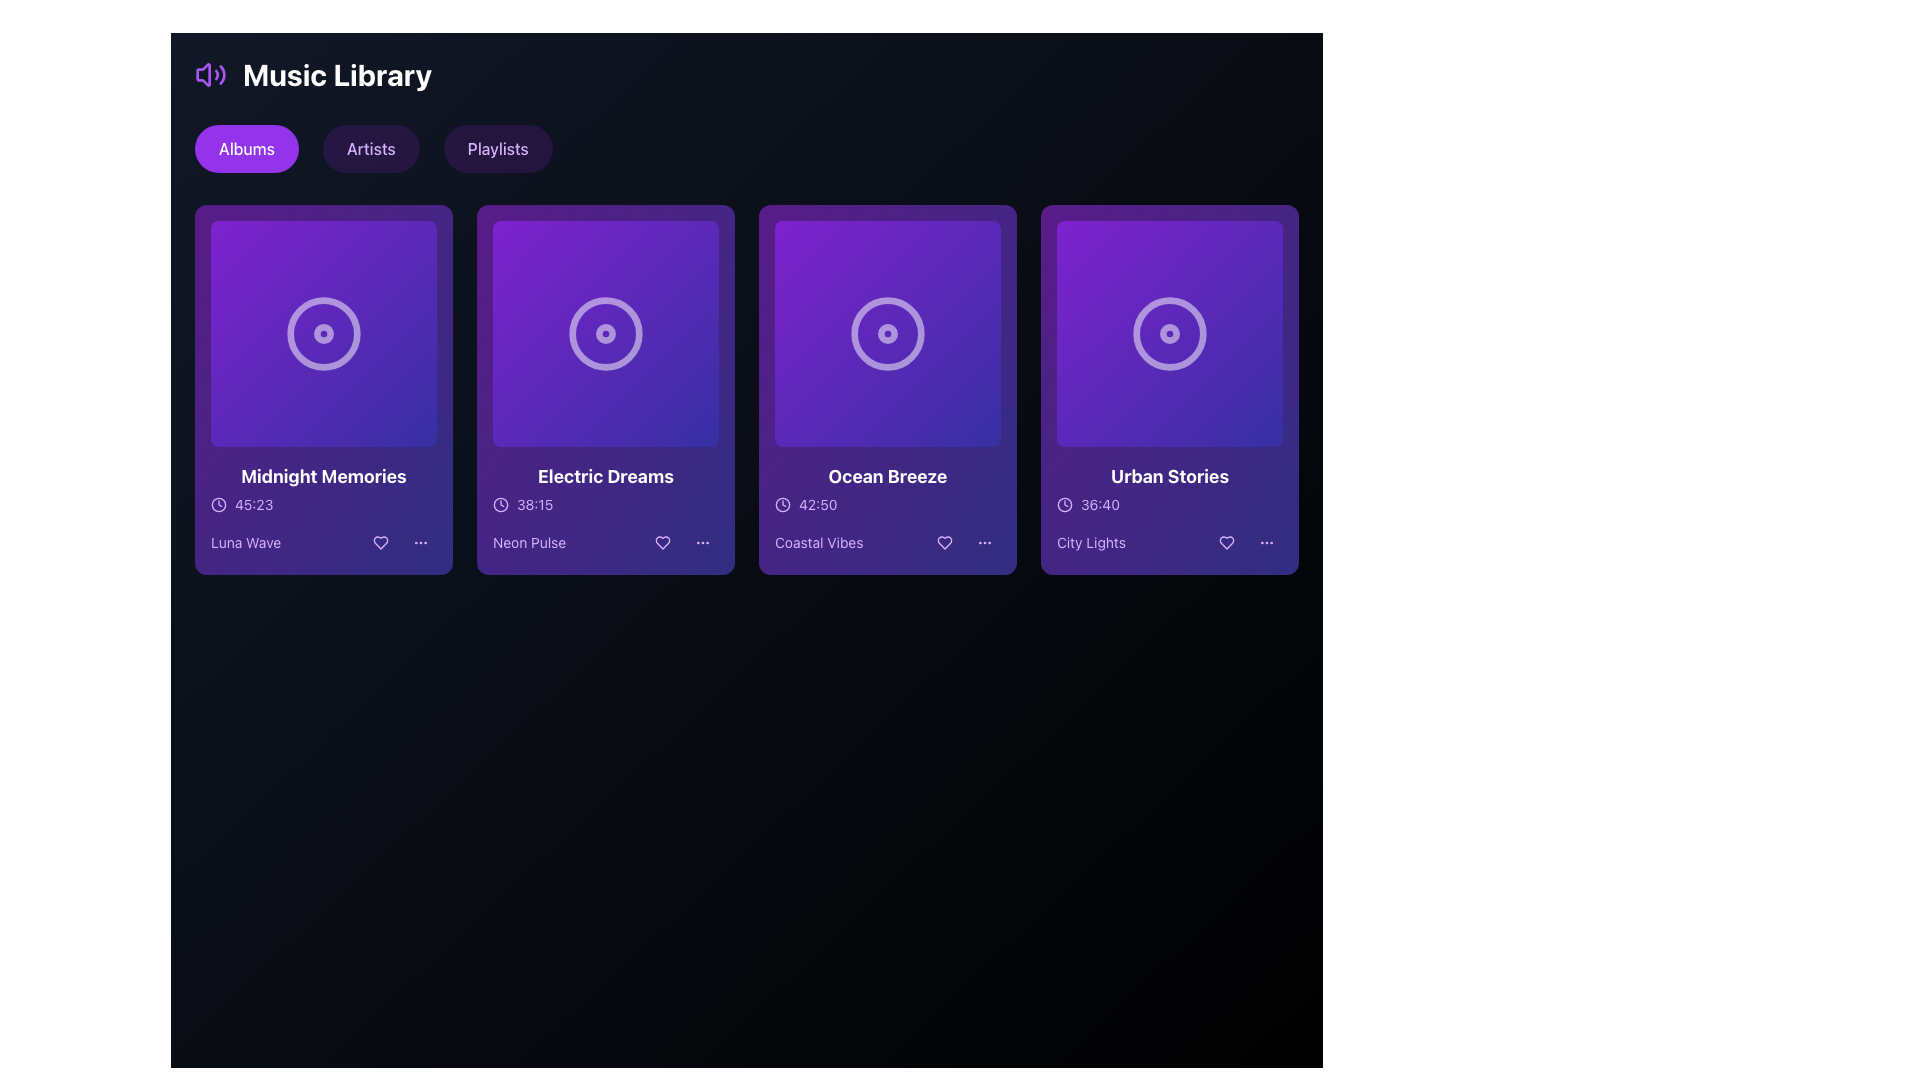  I want to click on the triangular play icon styled in white color on a circular purple background located in the 'Electric Dreams' album card, so click(604, 333).